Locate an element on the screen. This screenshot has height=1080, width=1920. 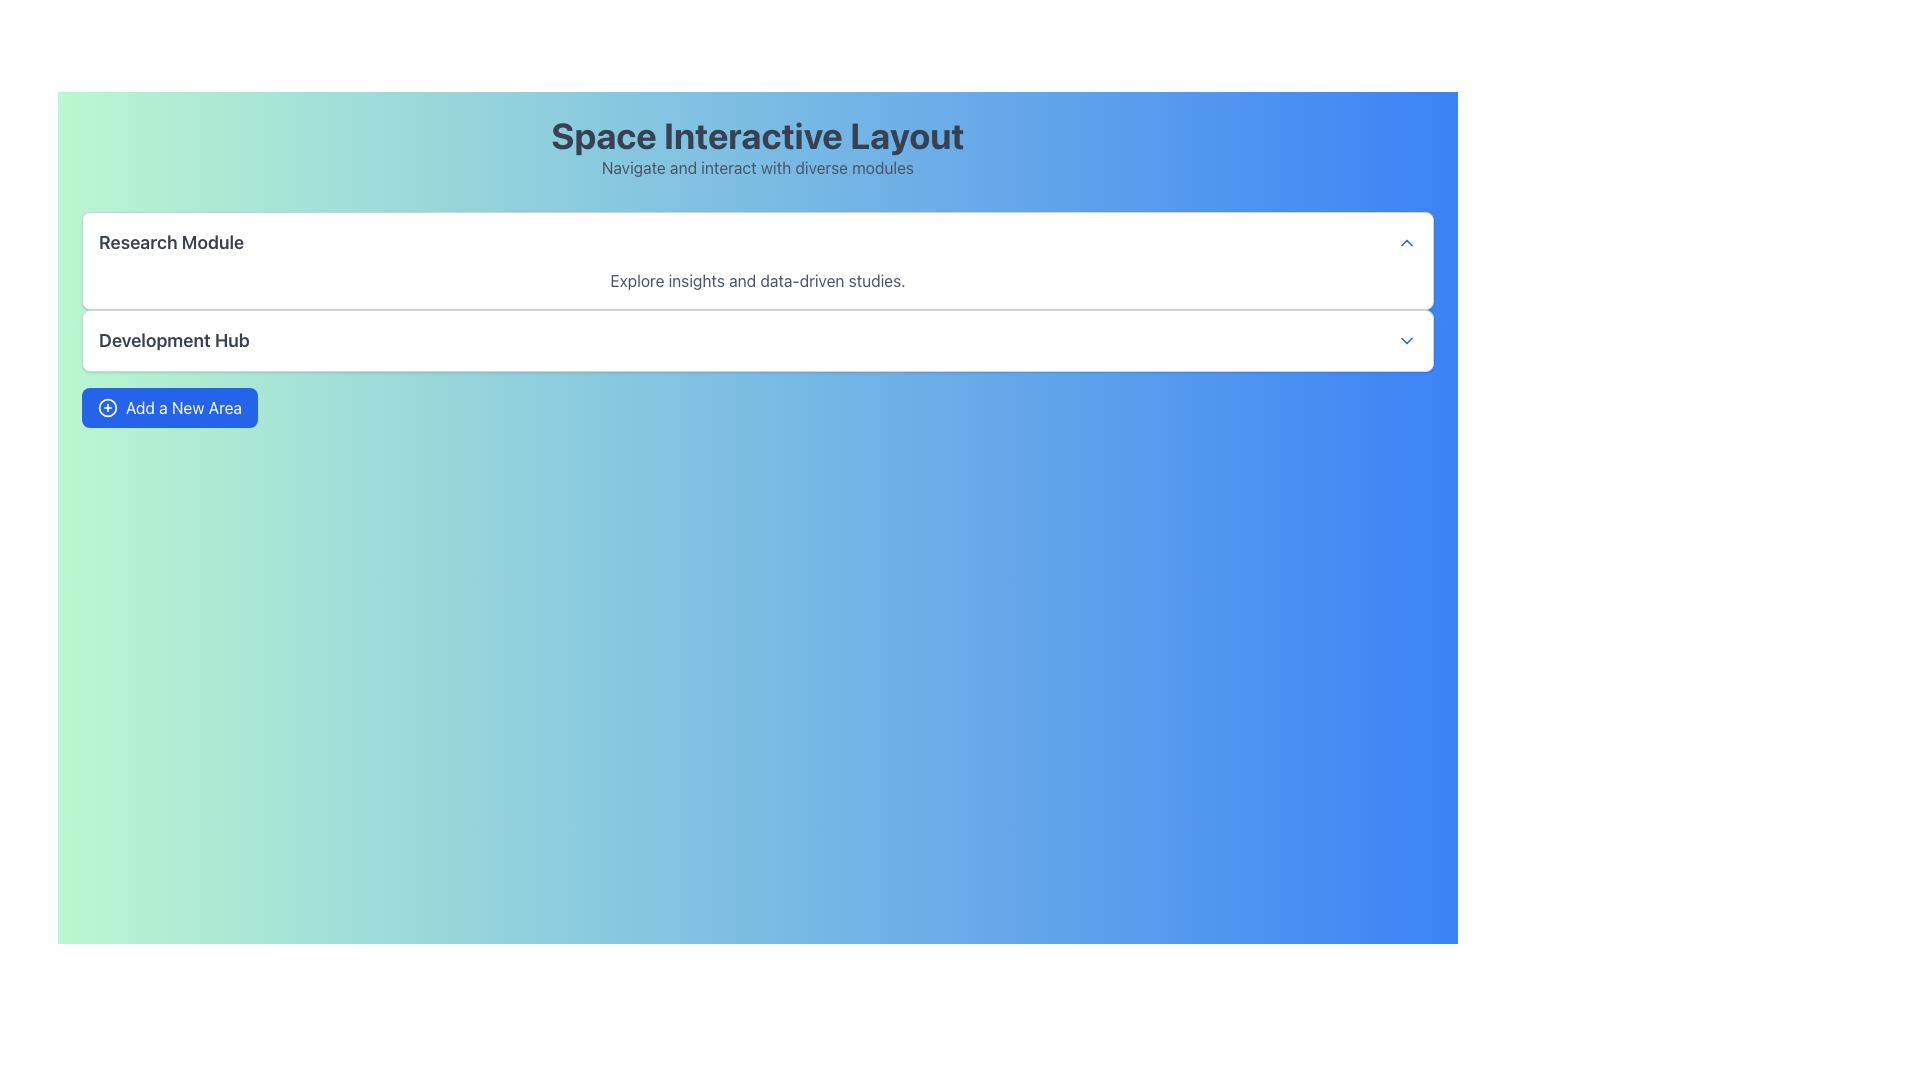
the button located at the bottom of the 'Development Hub' section to observe visual hover effects is located at coordinates (169, 407).